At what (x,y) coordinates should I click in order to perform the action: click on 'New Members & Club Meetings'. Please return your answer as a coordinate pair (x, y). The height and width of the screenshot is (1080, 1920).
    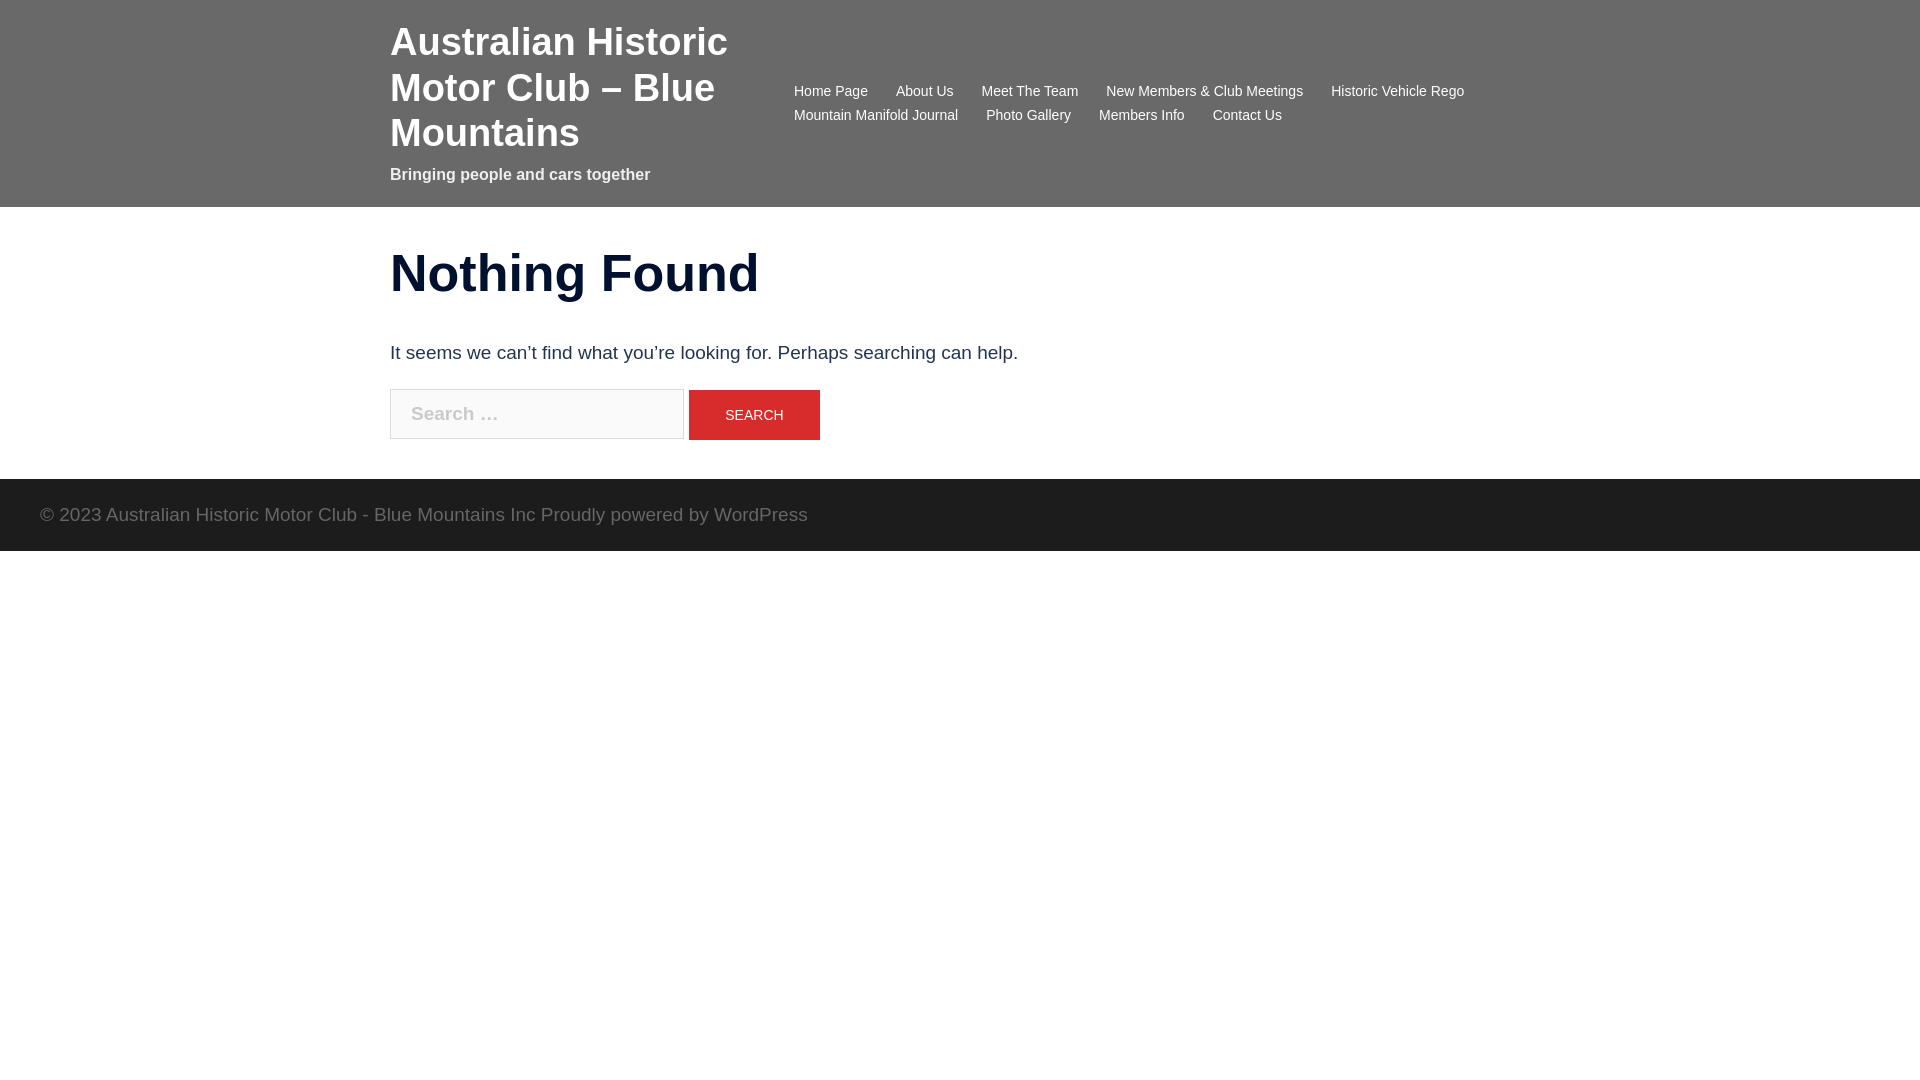
    Looking at the image, I should click on (1203, 92).